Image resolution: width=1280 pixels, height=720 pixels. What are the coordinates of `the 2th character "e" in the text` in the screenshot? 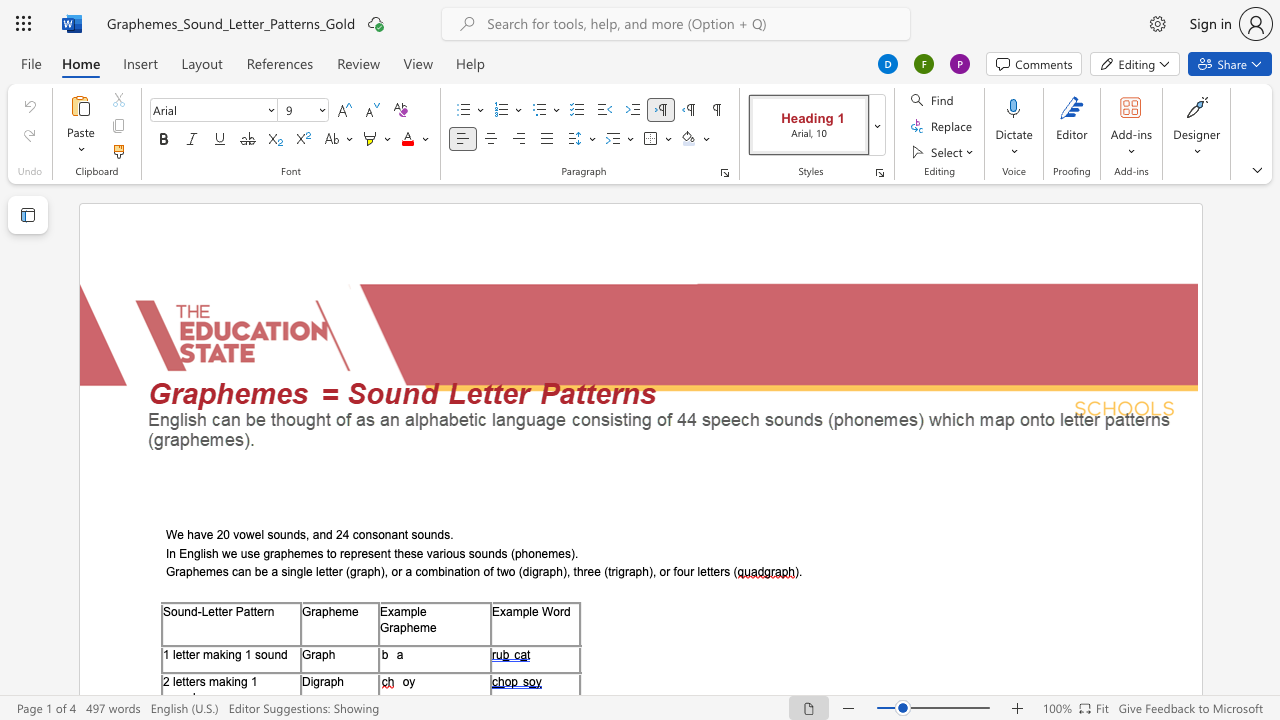 It's located at (219, 572).